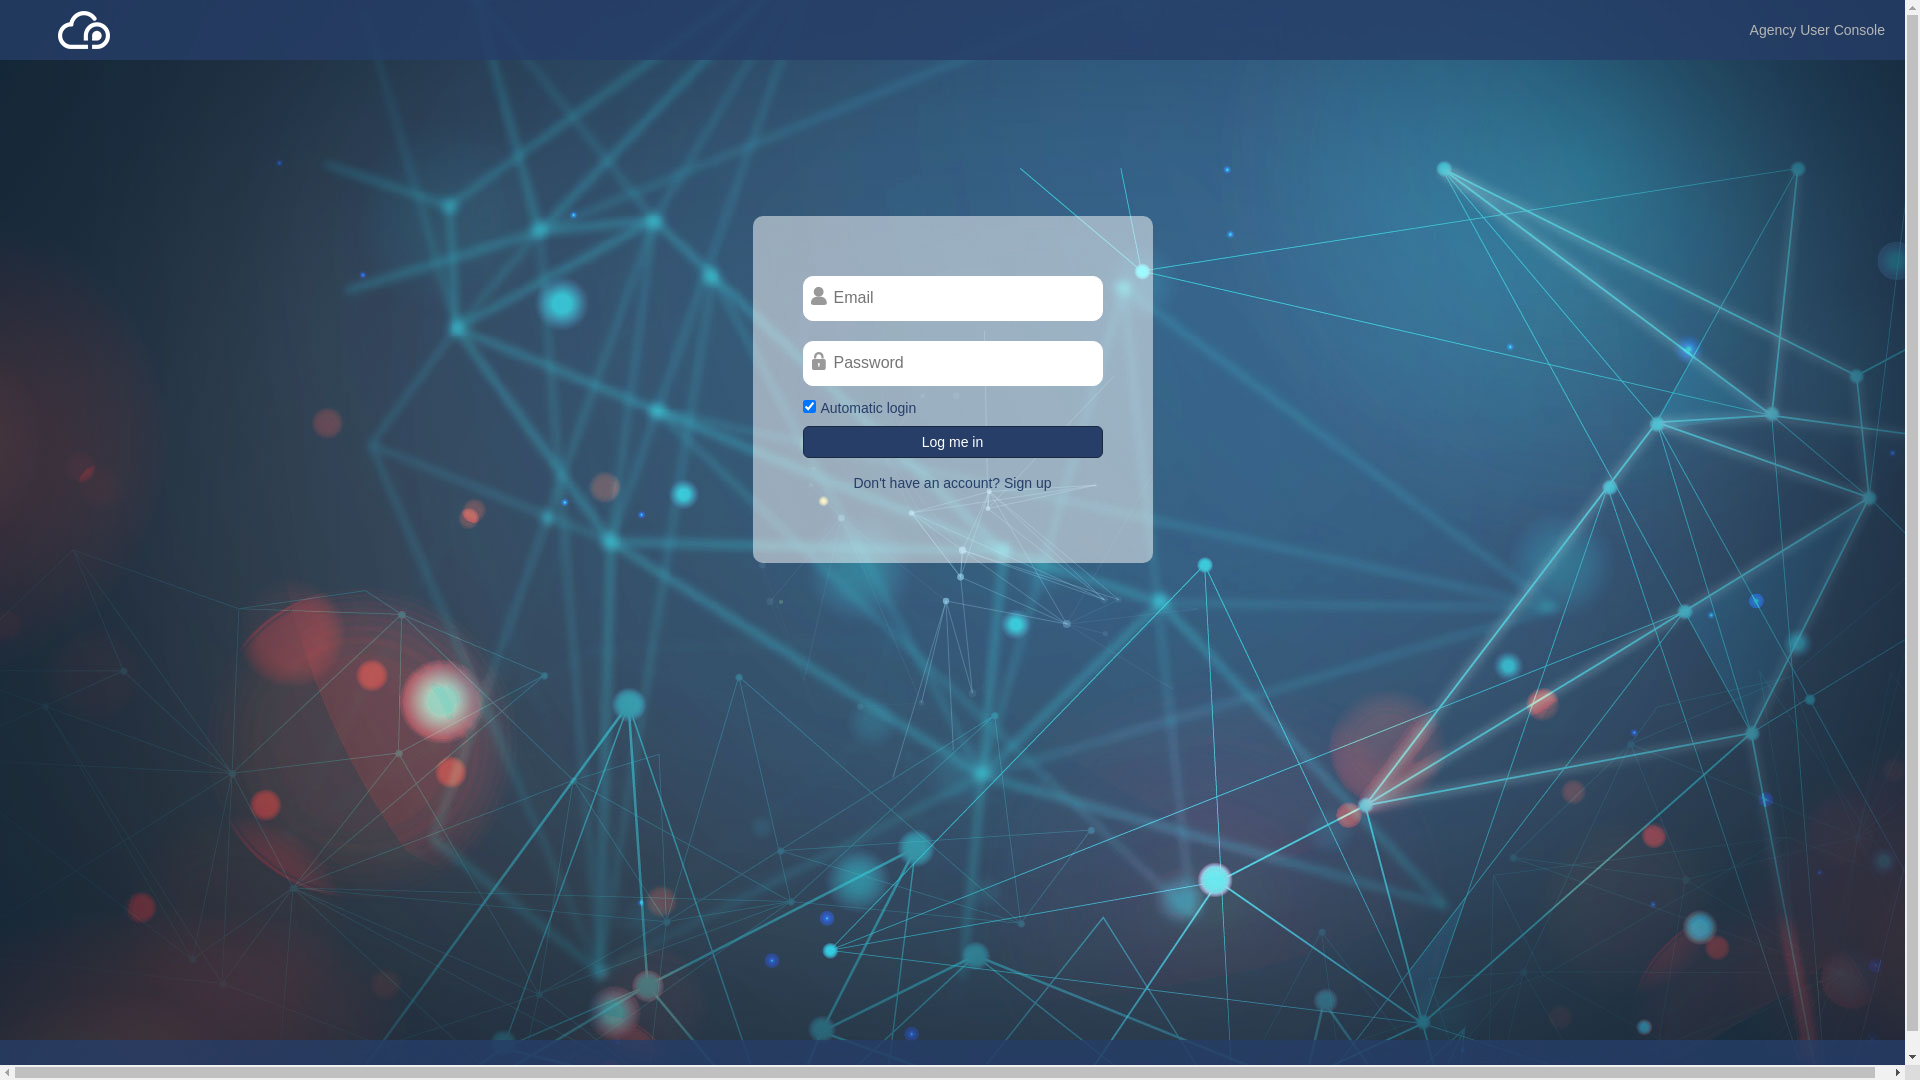 Image resolution: width=1920 pixels, height=1080 pixels. I want to click on ' Sign up', so click(1025, 482).